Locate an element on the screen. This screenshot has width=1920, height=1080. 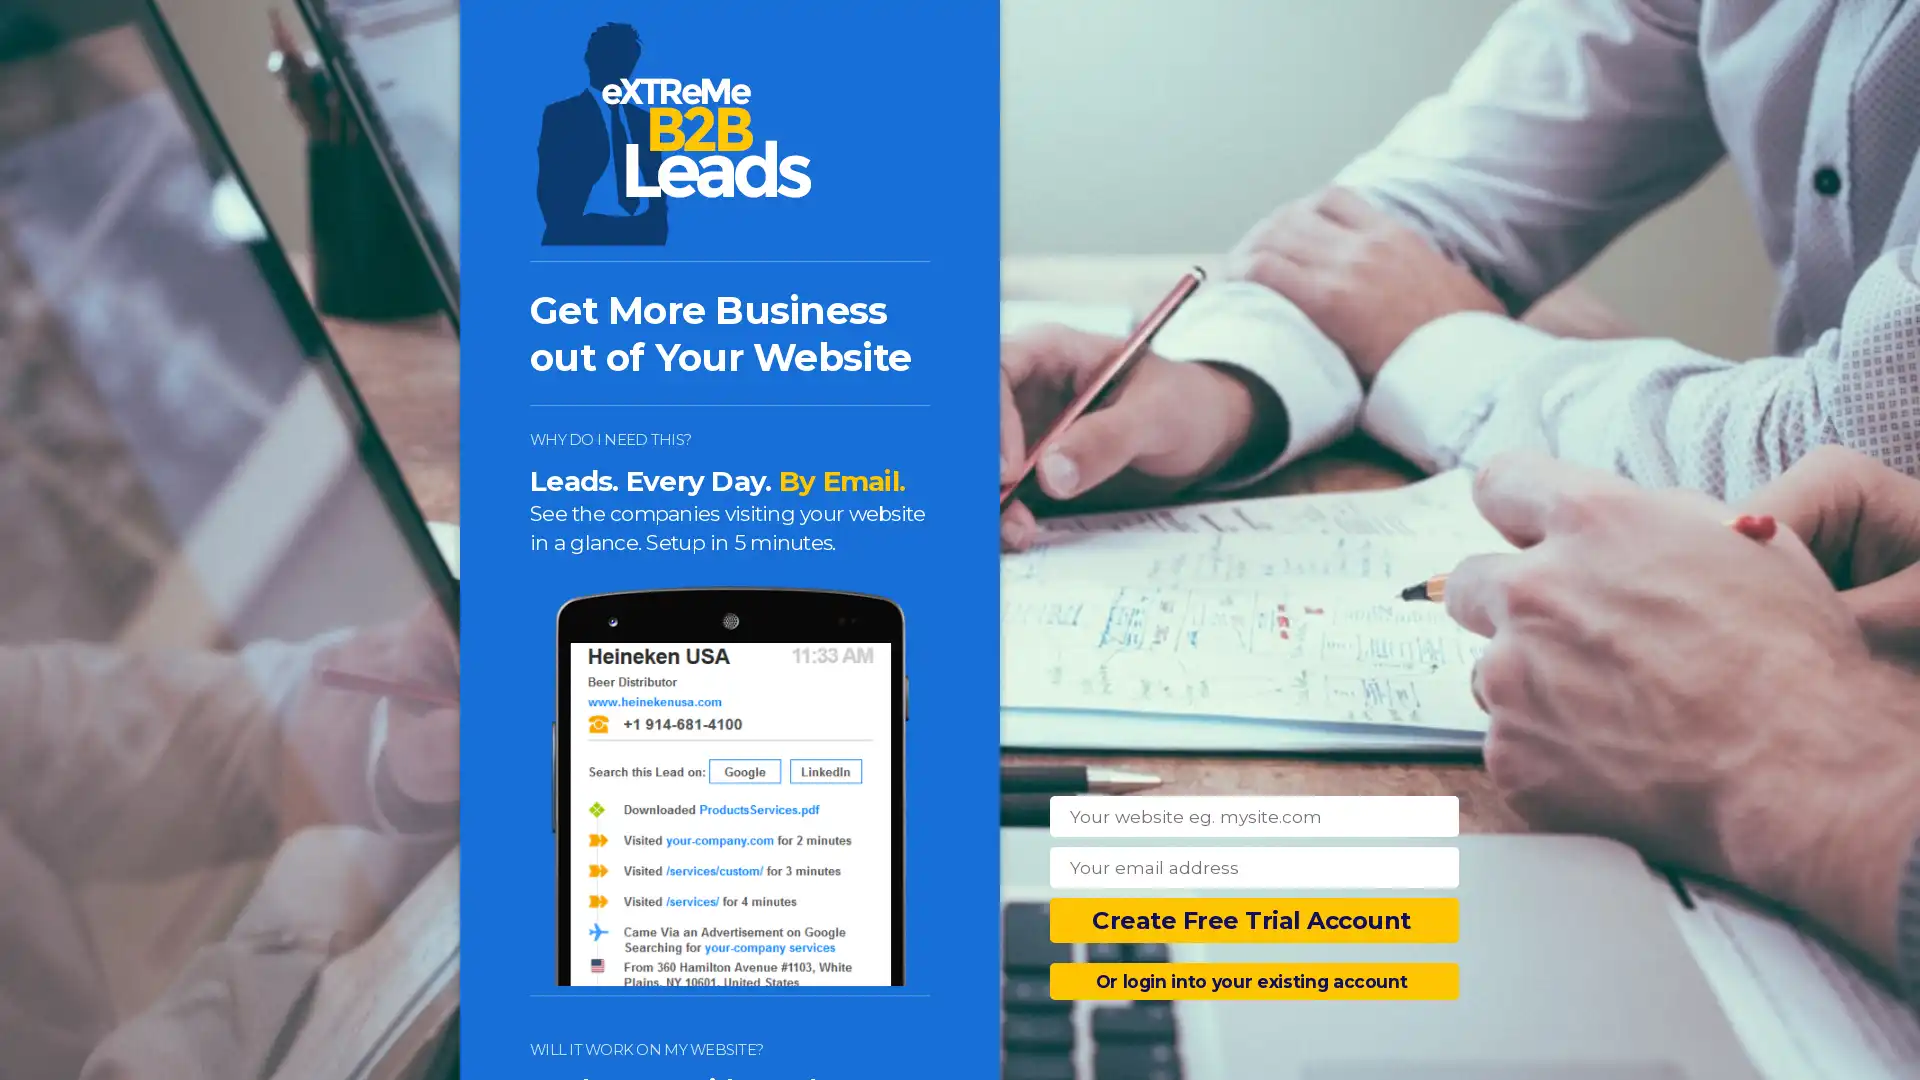
Or login into your existing account is located at coordinates (1253, 980).